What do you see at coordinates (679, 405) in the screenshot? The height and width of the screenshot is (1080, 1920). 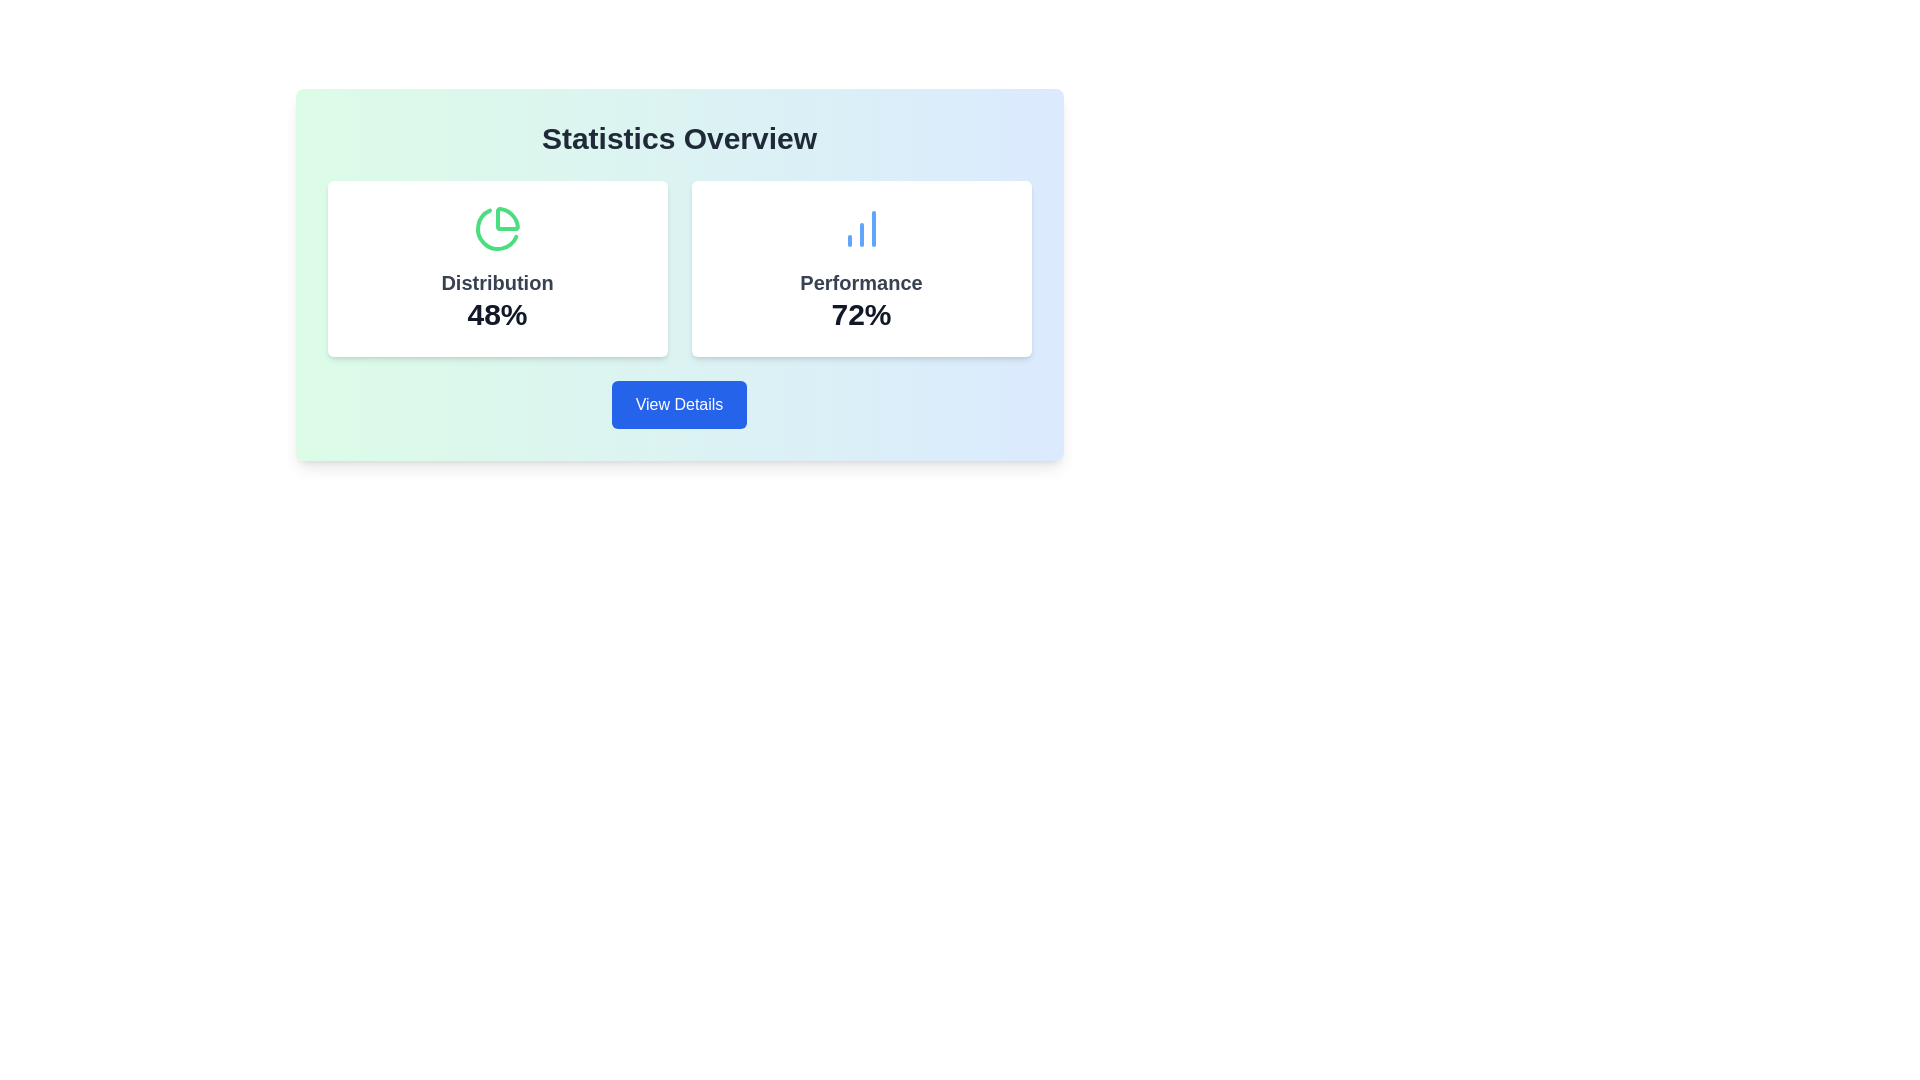 I see `the 'View Details' button` at bounding box center [679, 405].